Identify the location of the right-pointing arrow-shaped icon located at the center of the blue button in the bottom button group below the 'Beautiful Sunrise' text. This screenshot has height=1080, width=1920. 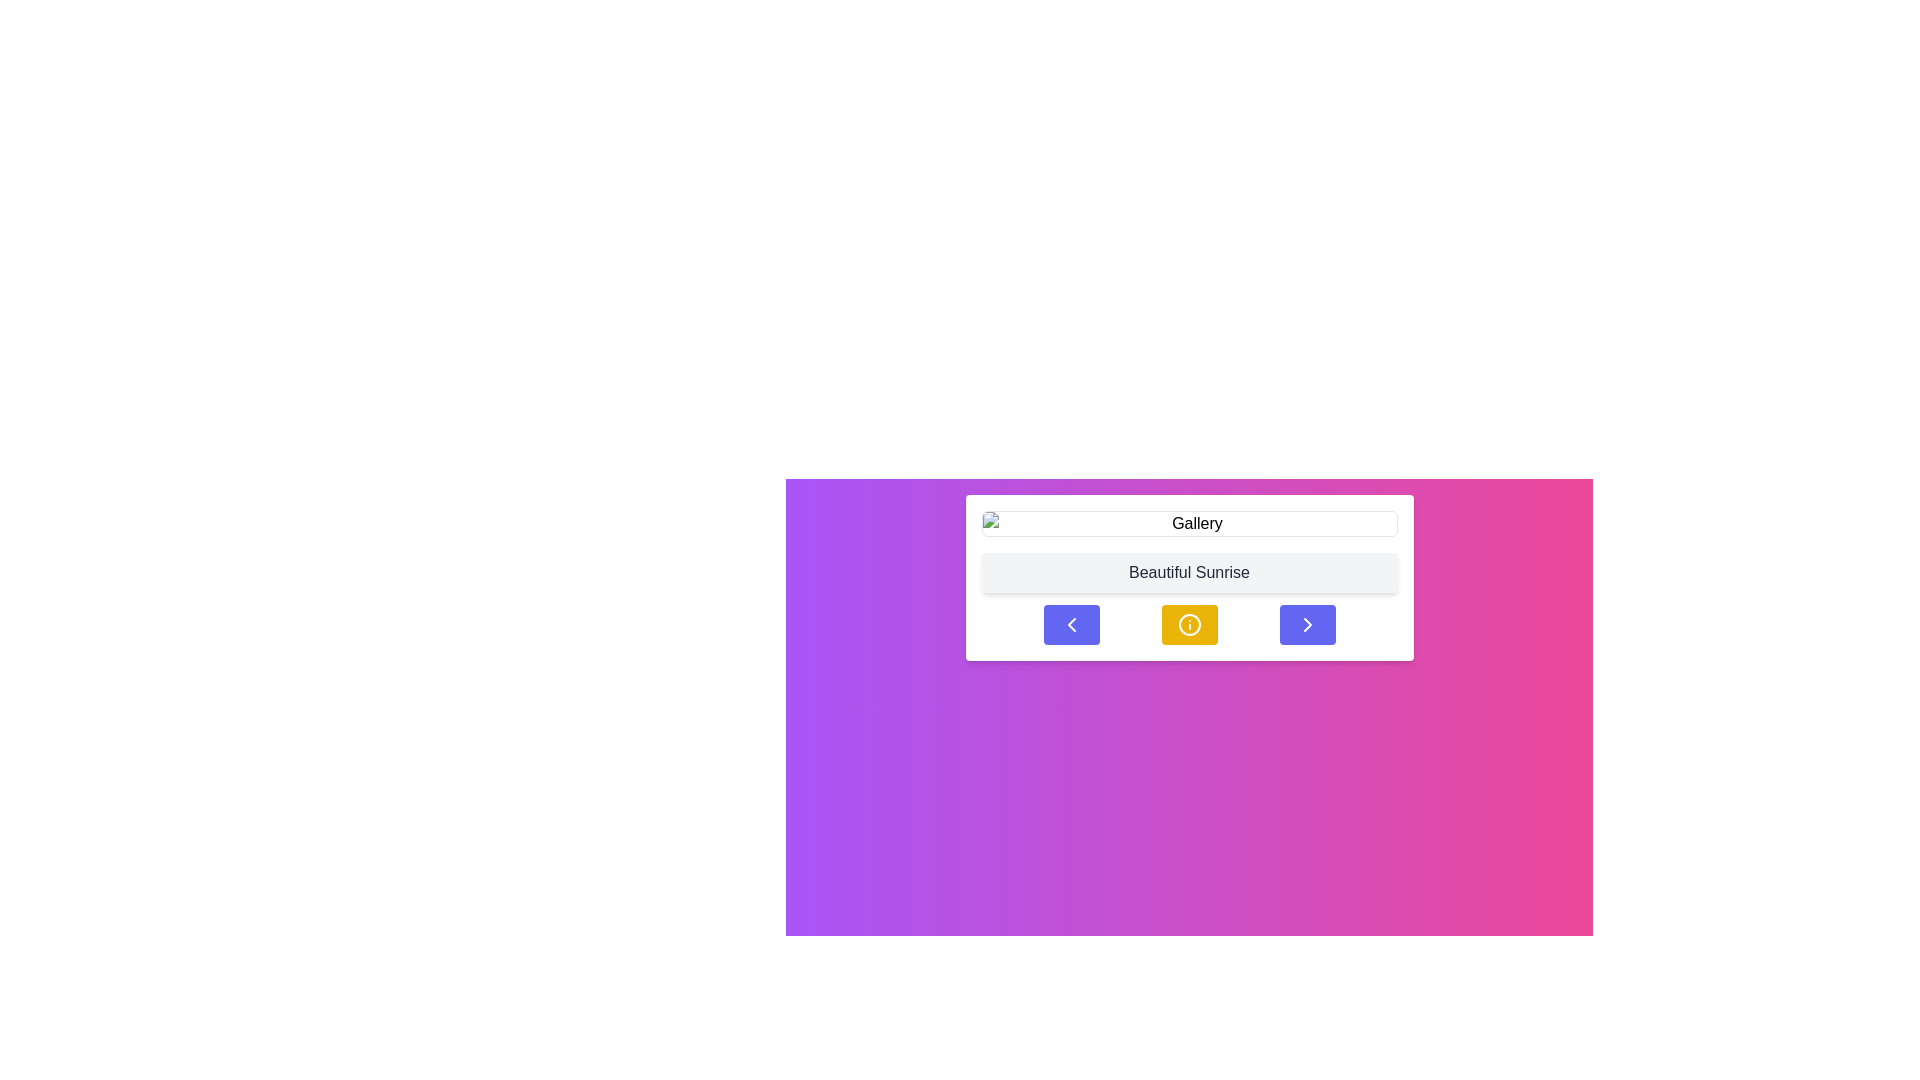
(1307, 623).